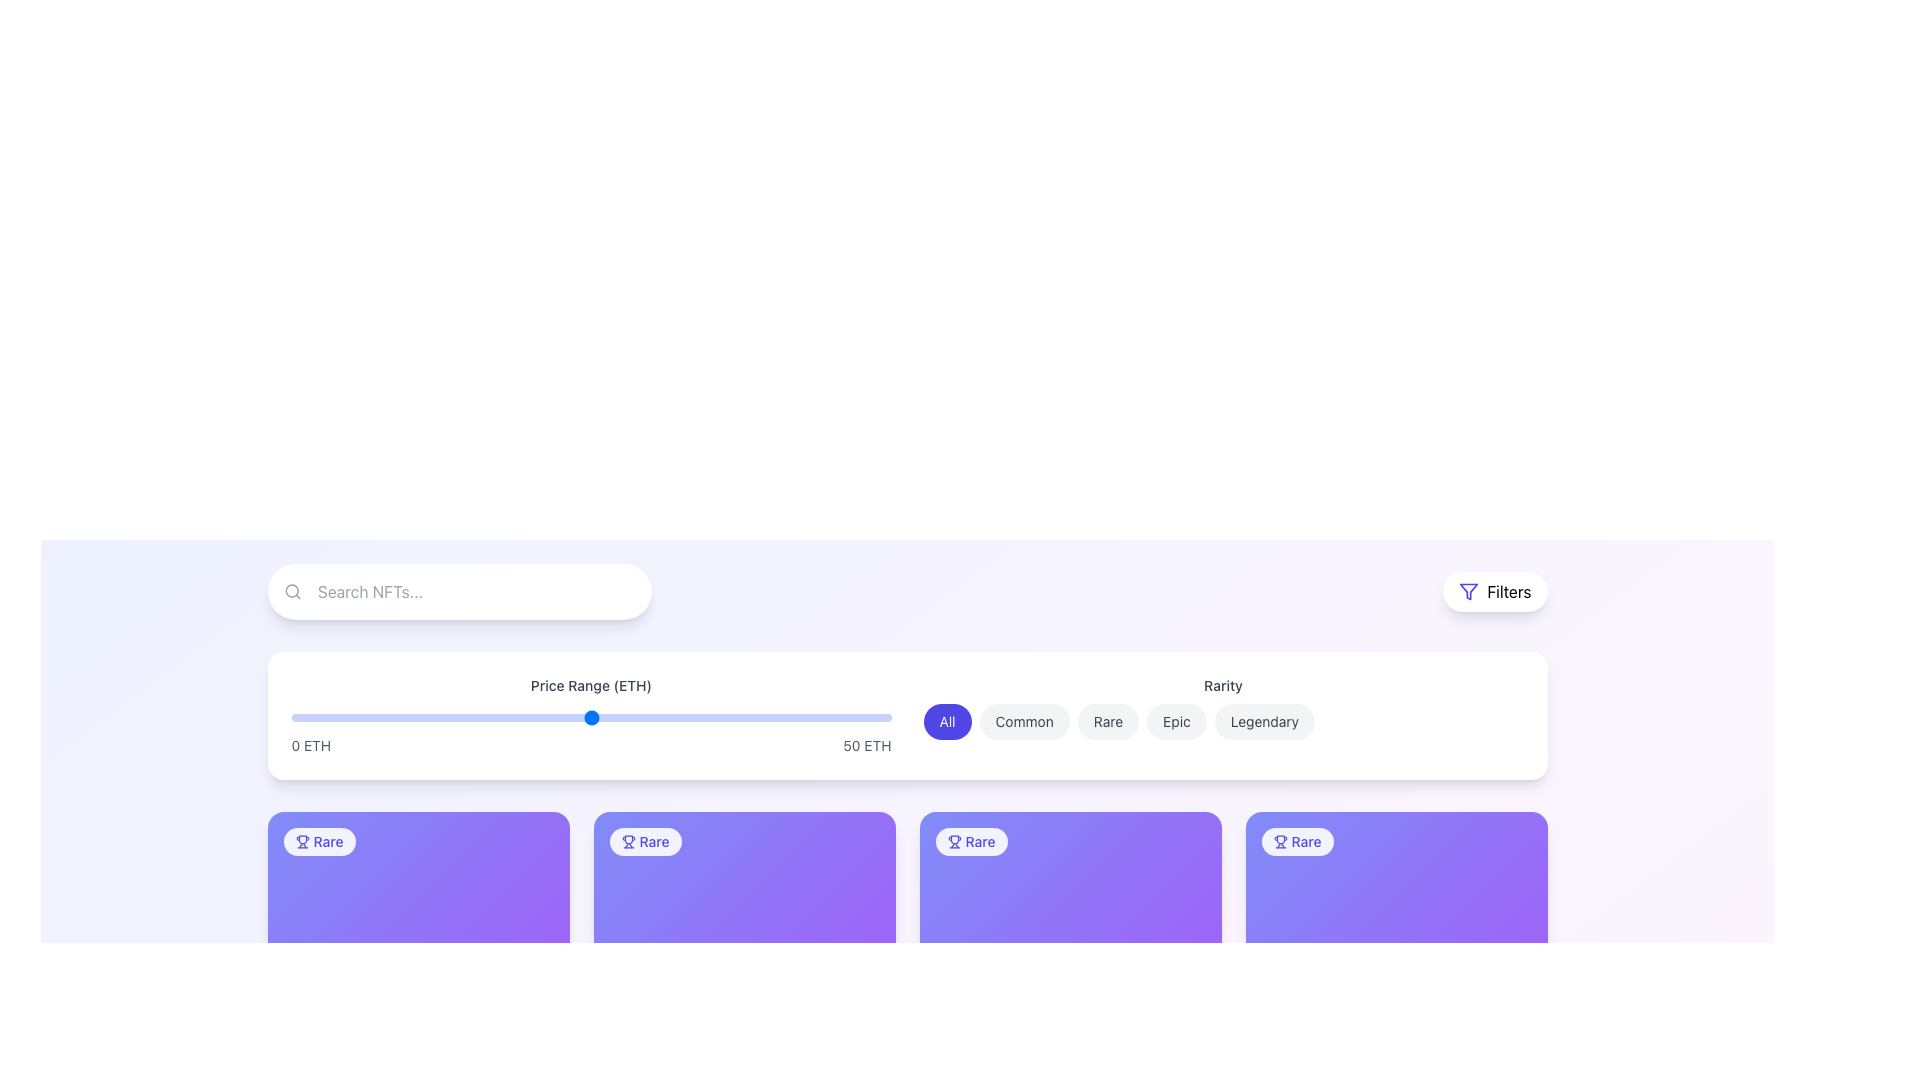 This screenshot has width=1920, height=1080. I want to click on the price range slider, so click(422, 716).